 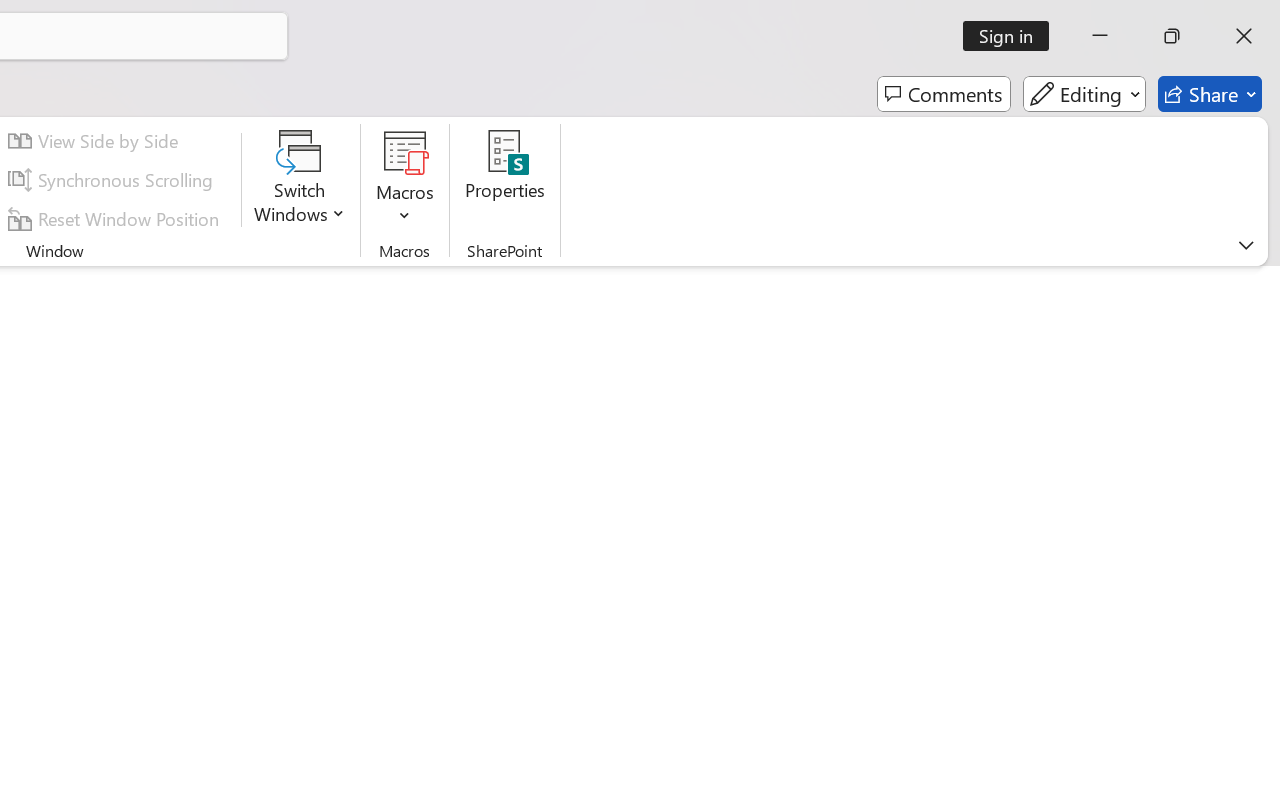 What do you see at coordinates (299, 179) in the screenshot?
I see `'Switch Windows'` at bounding box center [299, 179].